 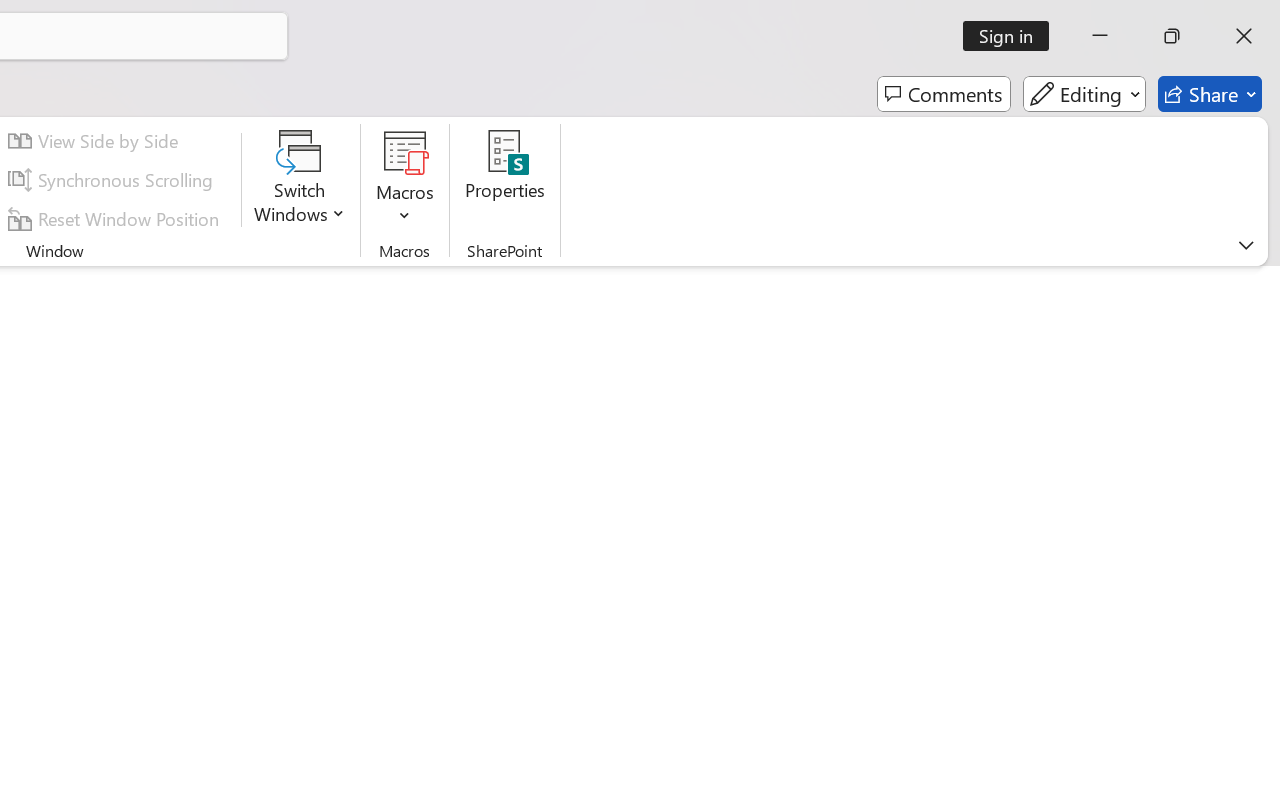 What do you see at coordinates (299, 179) in the screenshot?
I see `'Switch Windows'` at bounding box center [299, 179].